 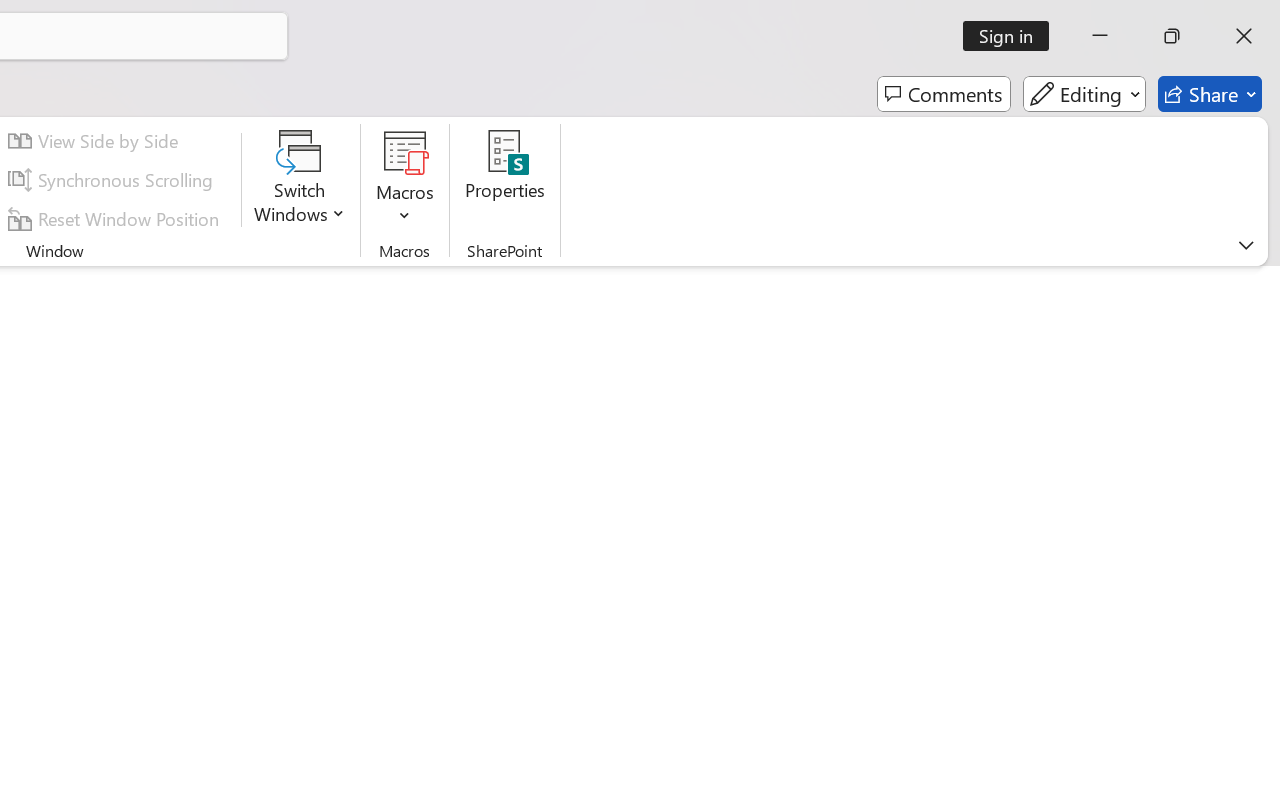 What do you see at coordinates (299, 179) in the screenshot?
I see `'Switch Windows'` at bounding box center [299, 179].